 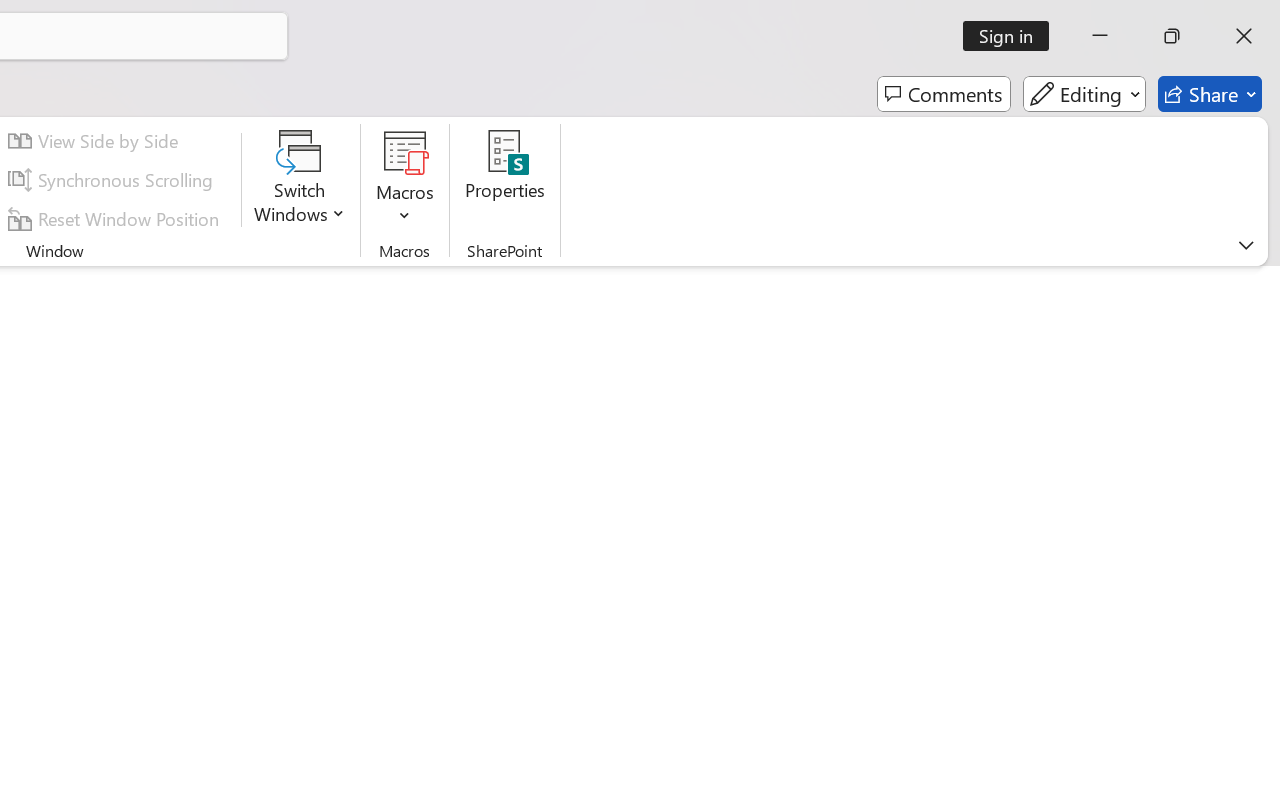 What do you see at coordinates (299, 179) in the screenshot?
I see `'Switch Windows'` at bounding box center [299, 179].